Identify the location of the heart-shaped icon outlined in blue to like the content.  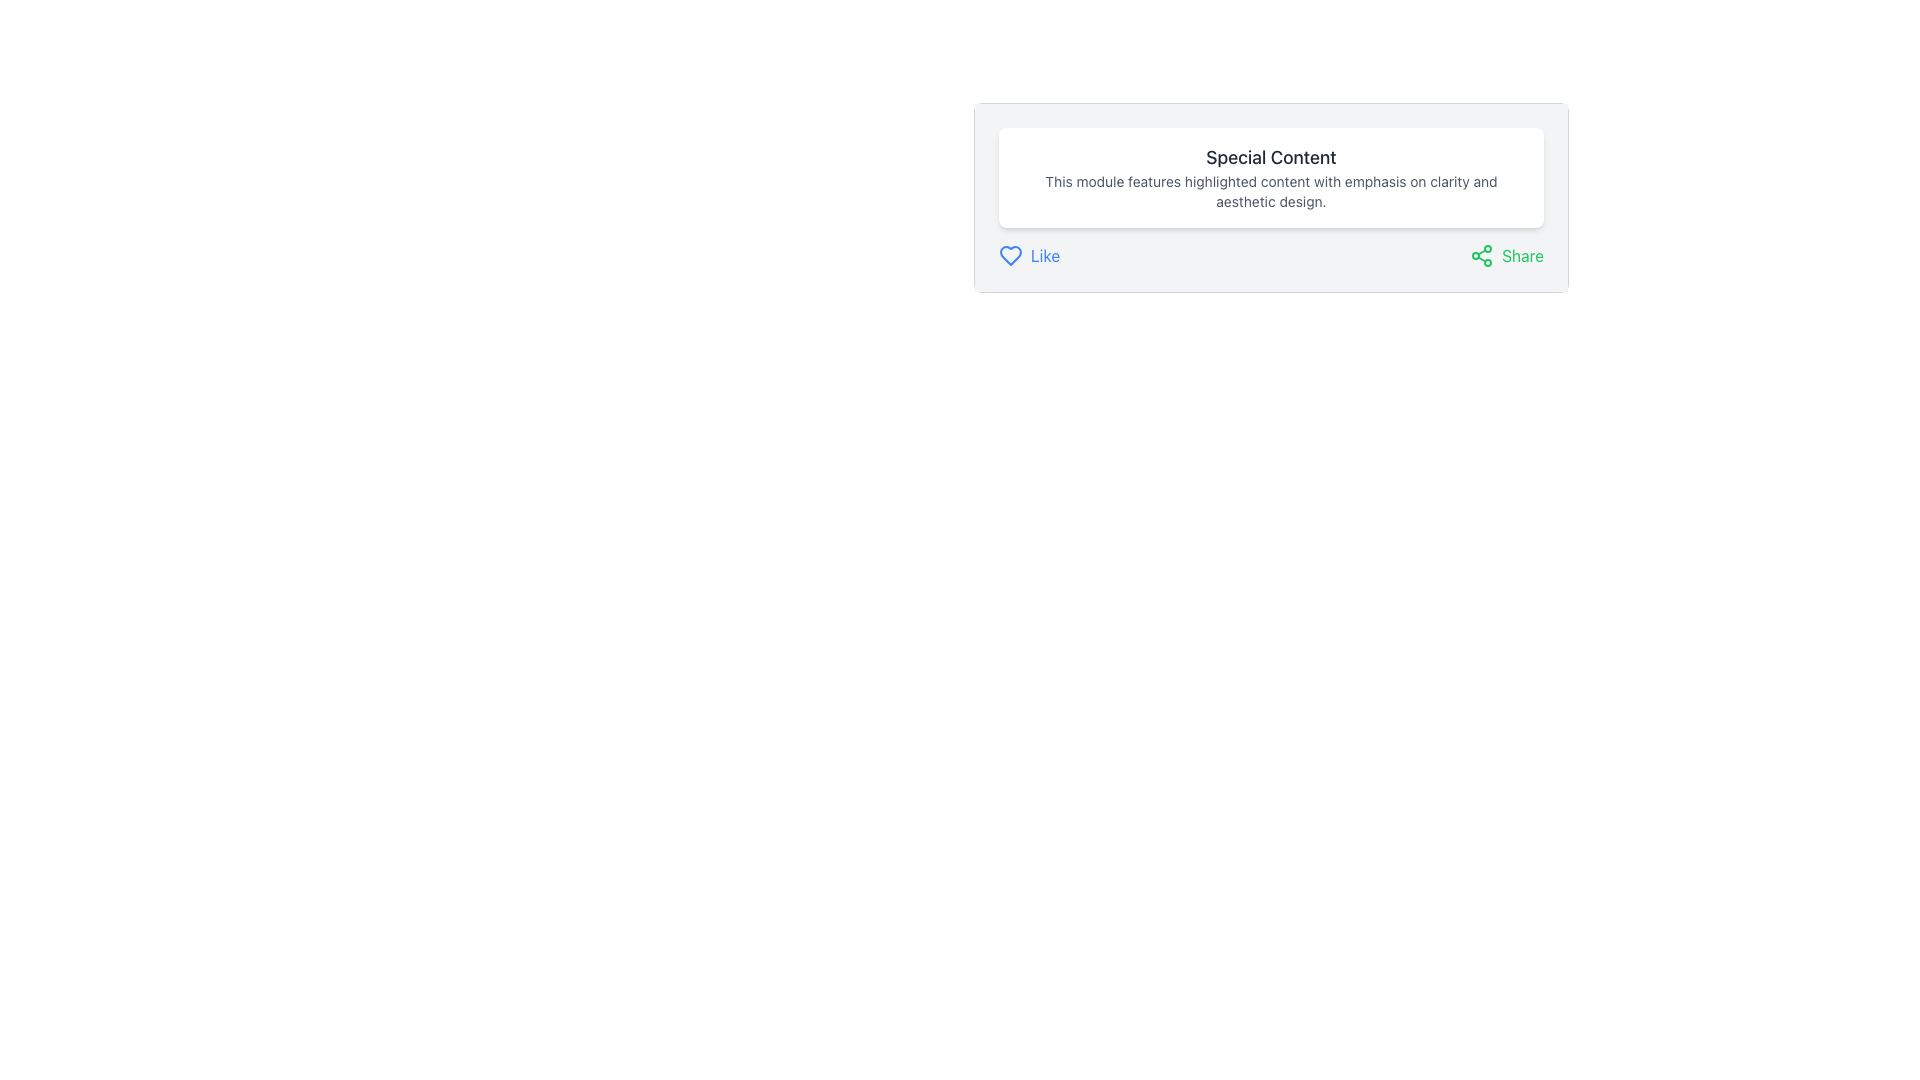
(1011, 254).